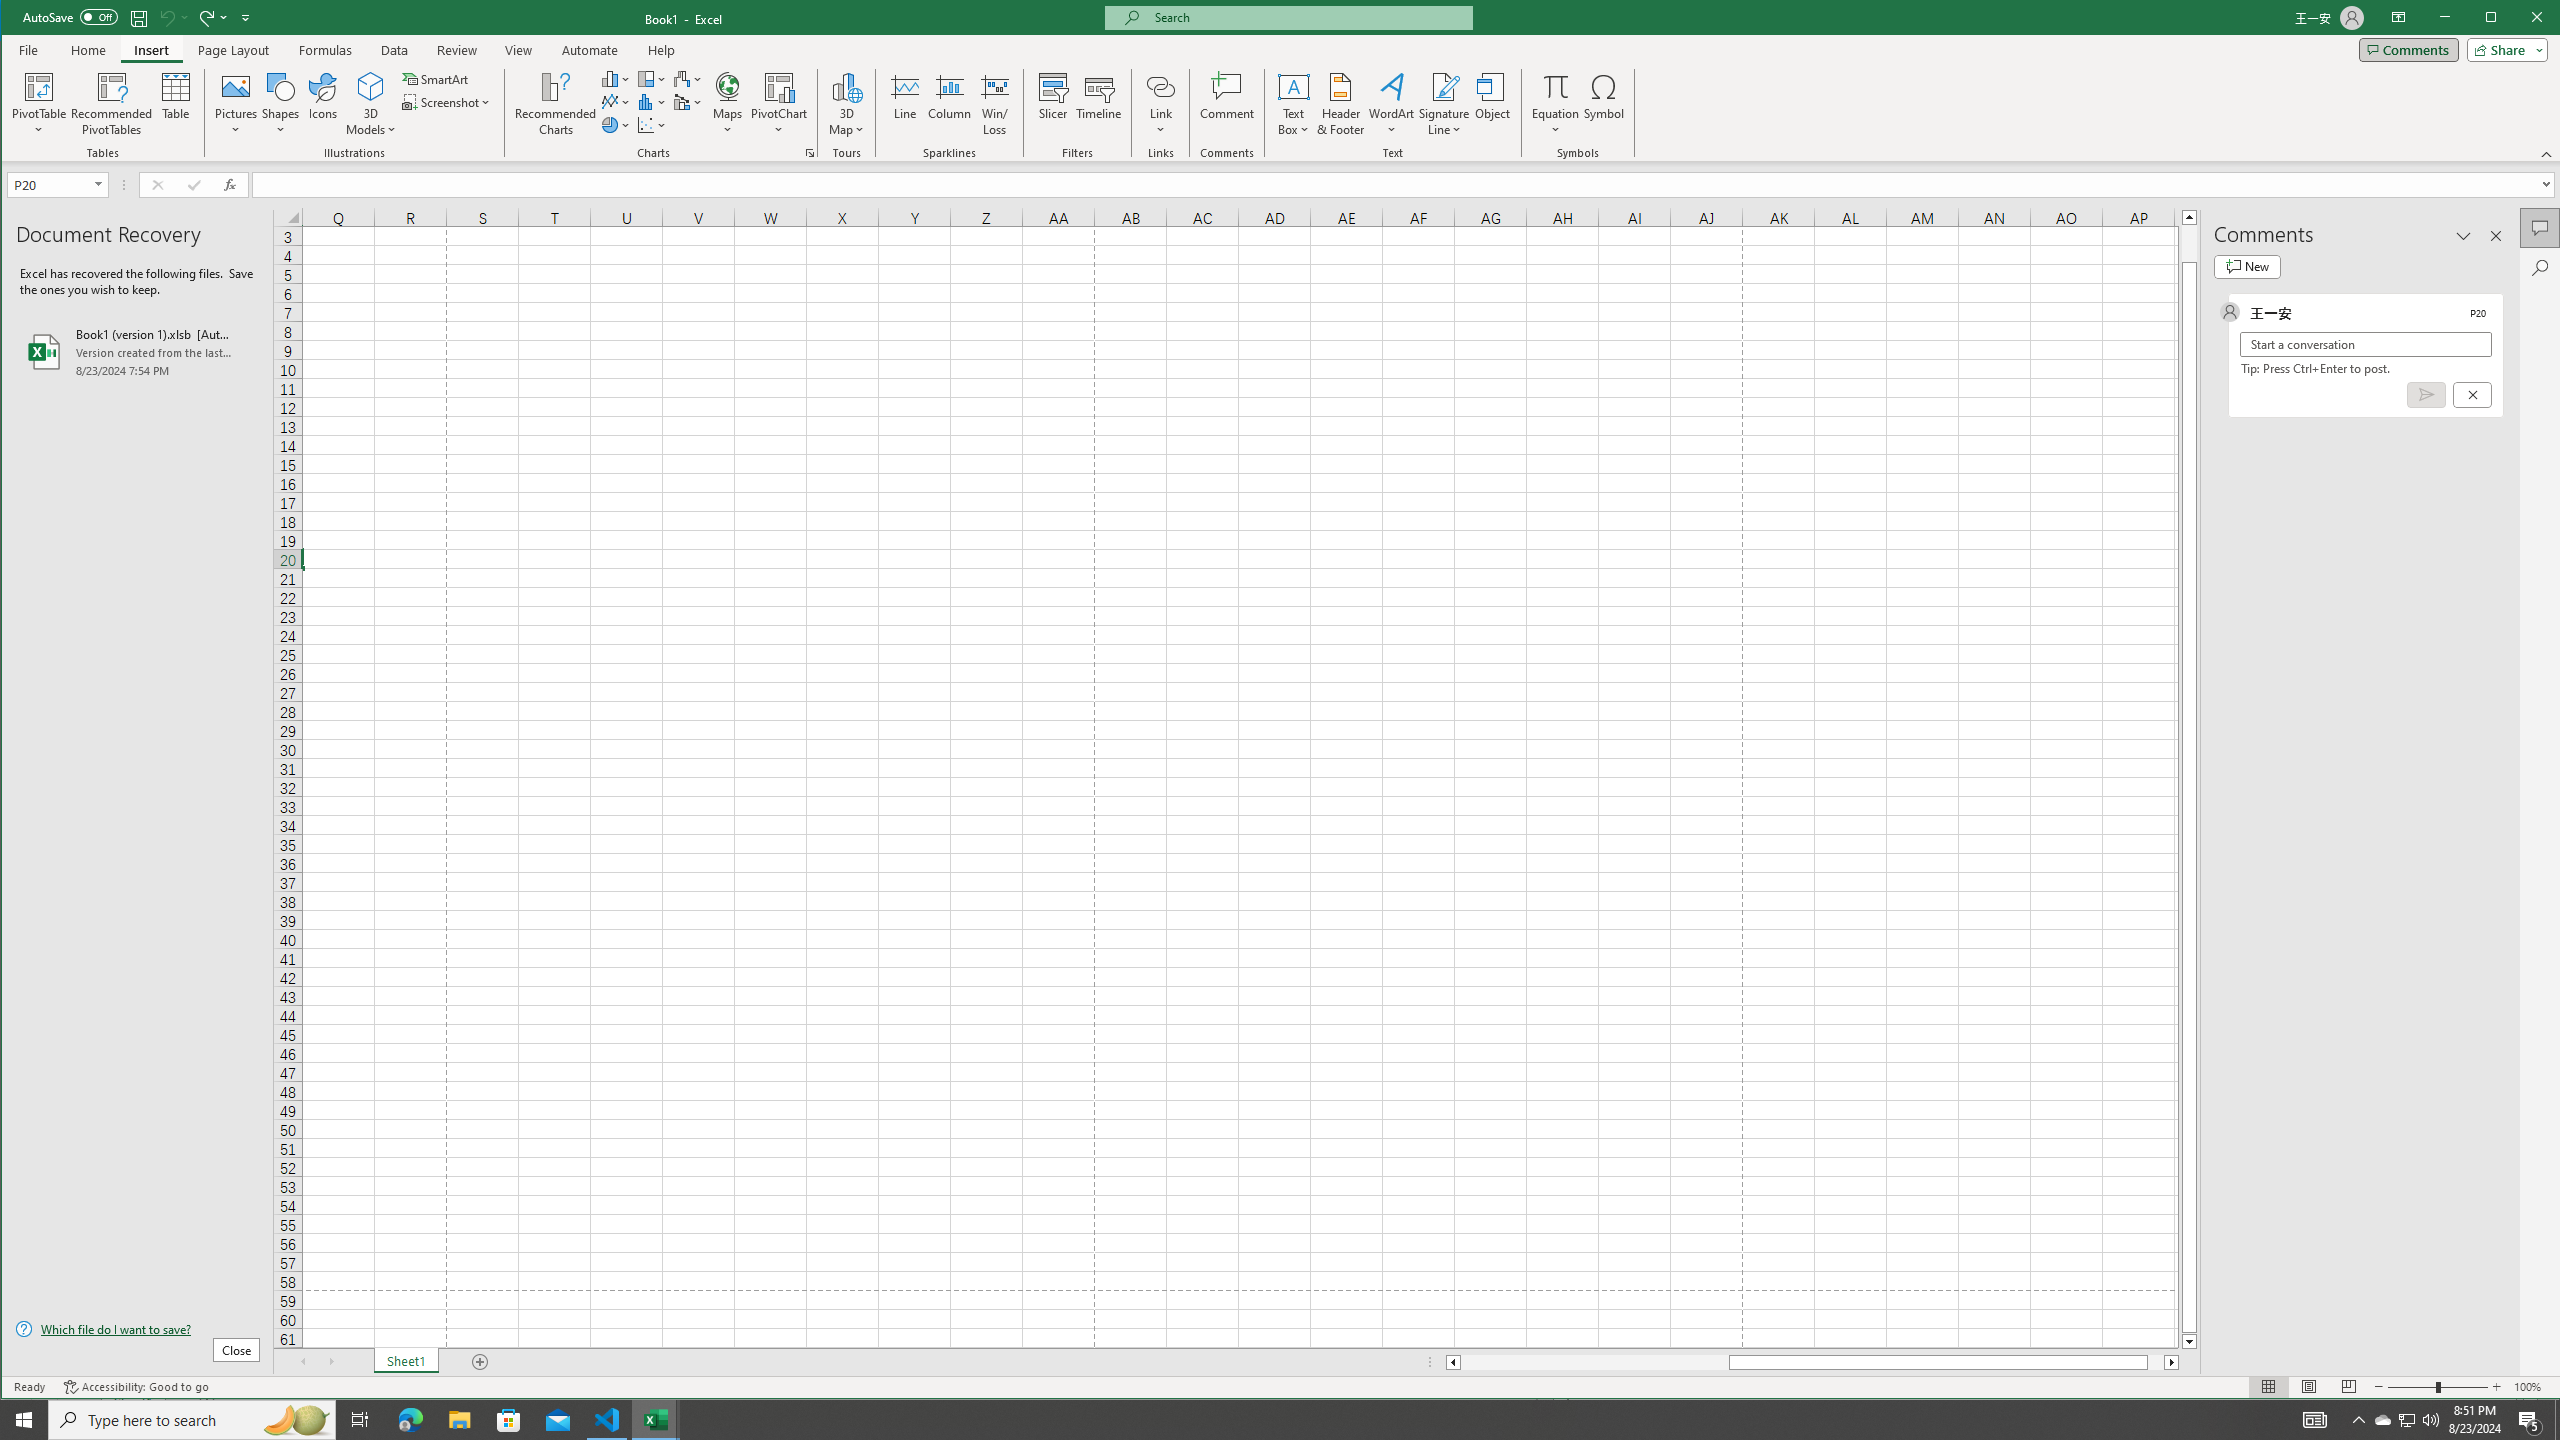 The height and width of the screenshot is (1440, 2560). What do you see at coordinates (615, 102) in the screenshot?
I see `'Insert Line or Area Chart'` at bounding box center [615, 102].